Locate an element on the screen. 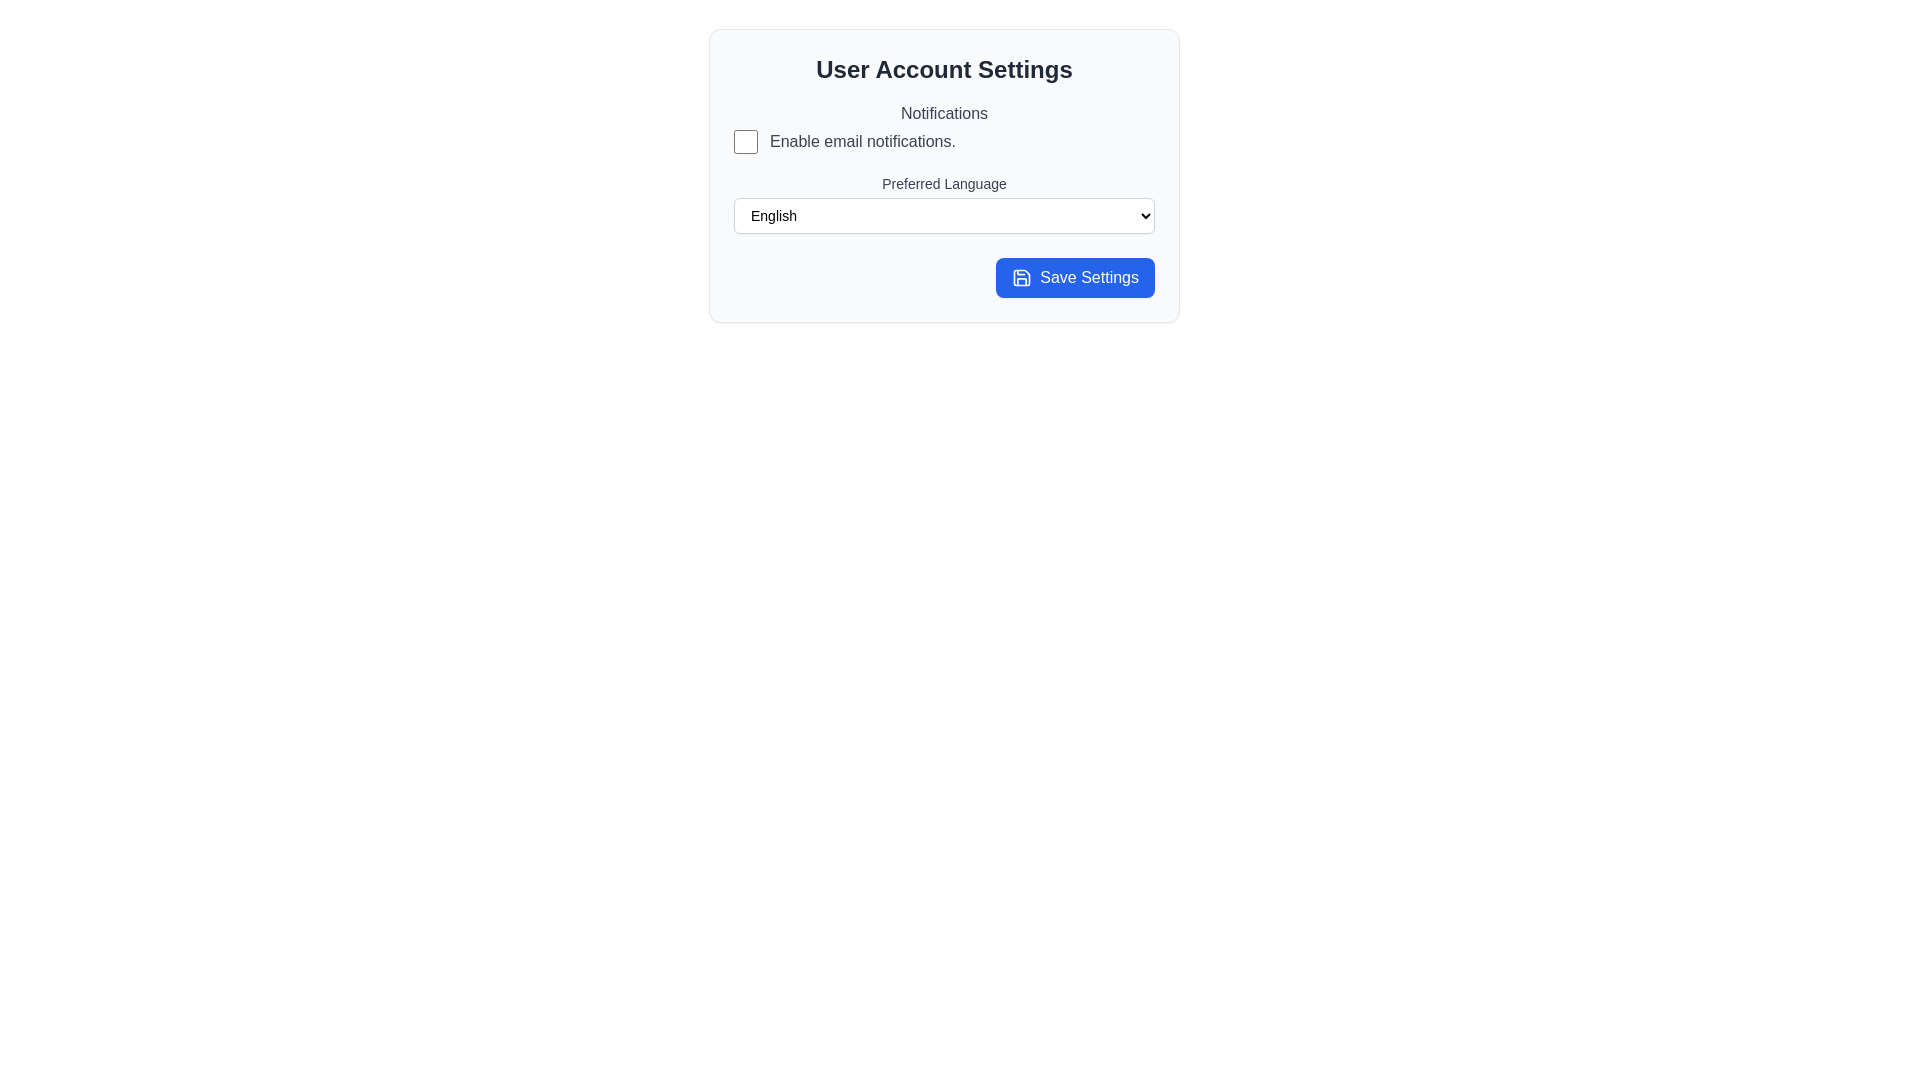 This screenshot has height=1080, width=1920. the Dropdown menu for selecting preferred language, located below the 'Enable email notifications' checkbox and above the 'Save Settings' button is located at coordinates (943, 204).